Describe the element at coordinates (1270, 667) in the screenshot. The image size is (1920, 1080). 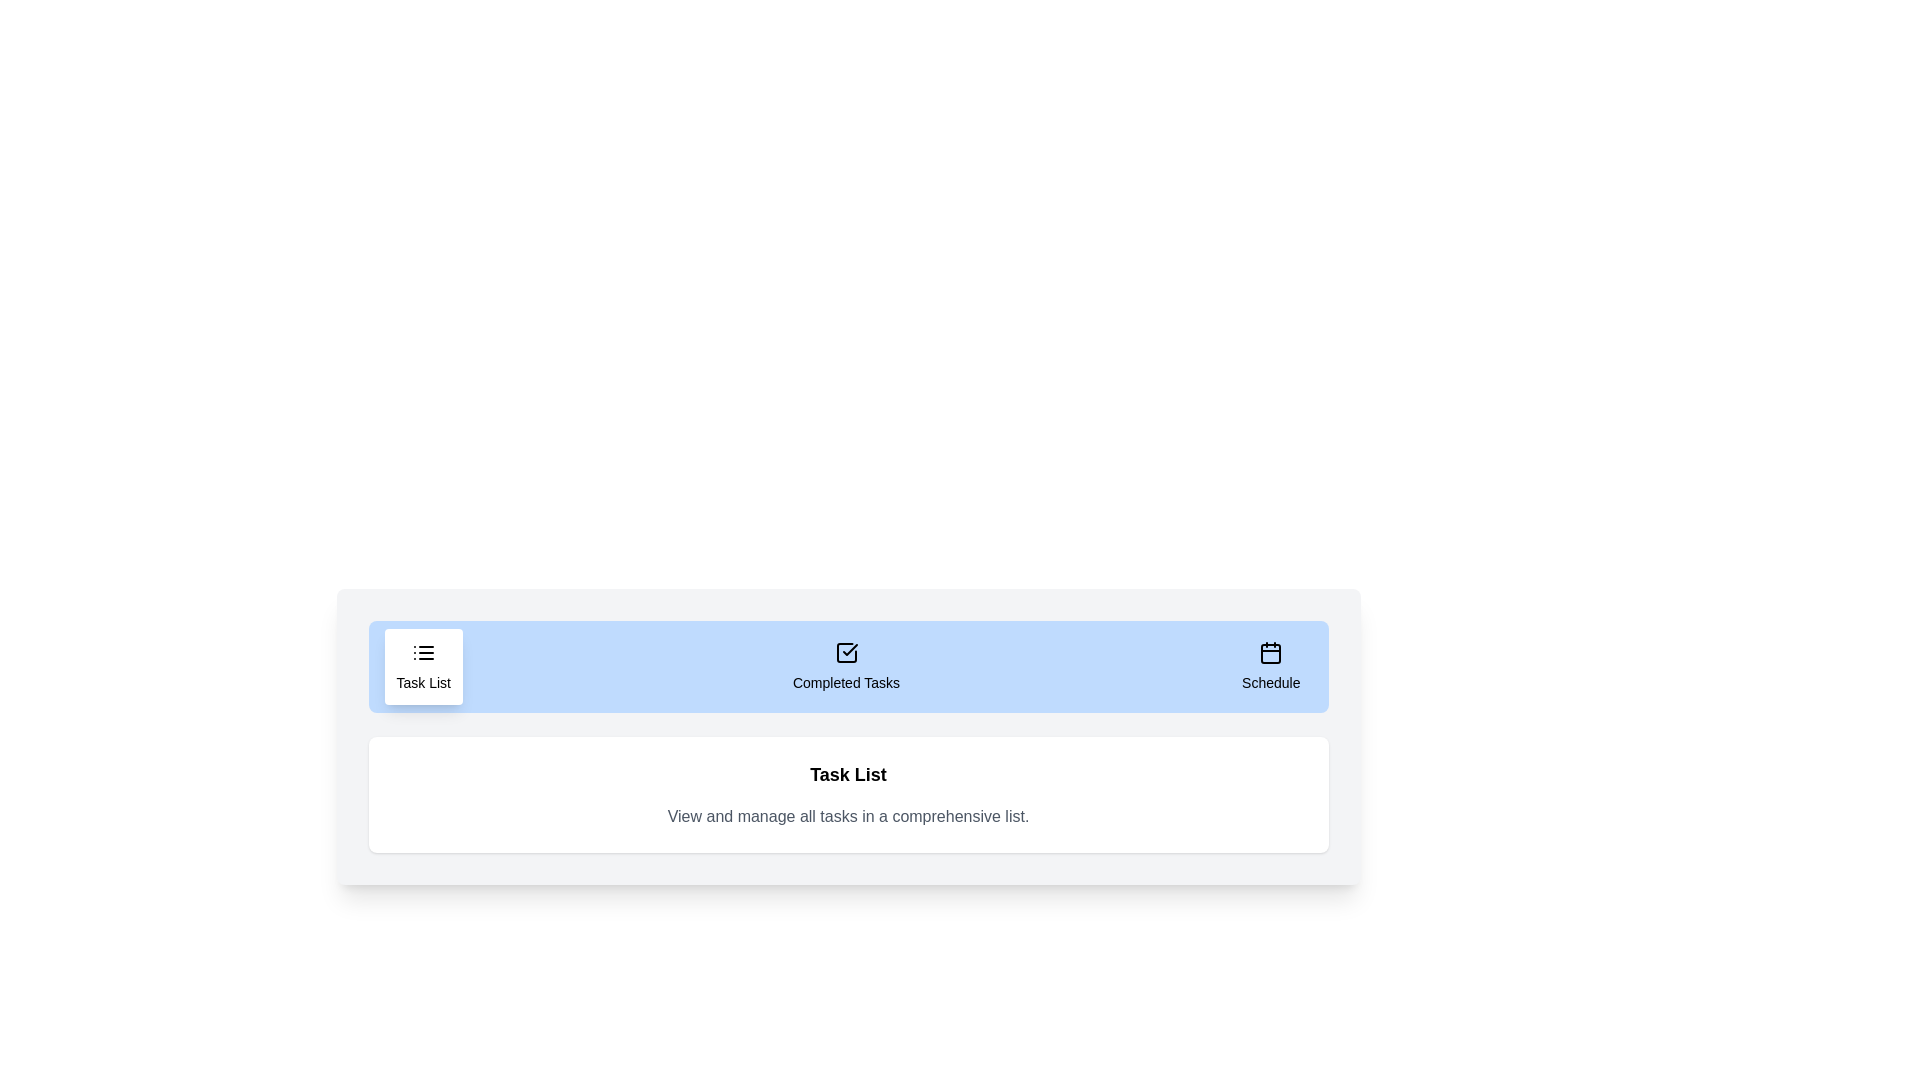
I see `the tab labeled Schedule` at that location.